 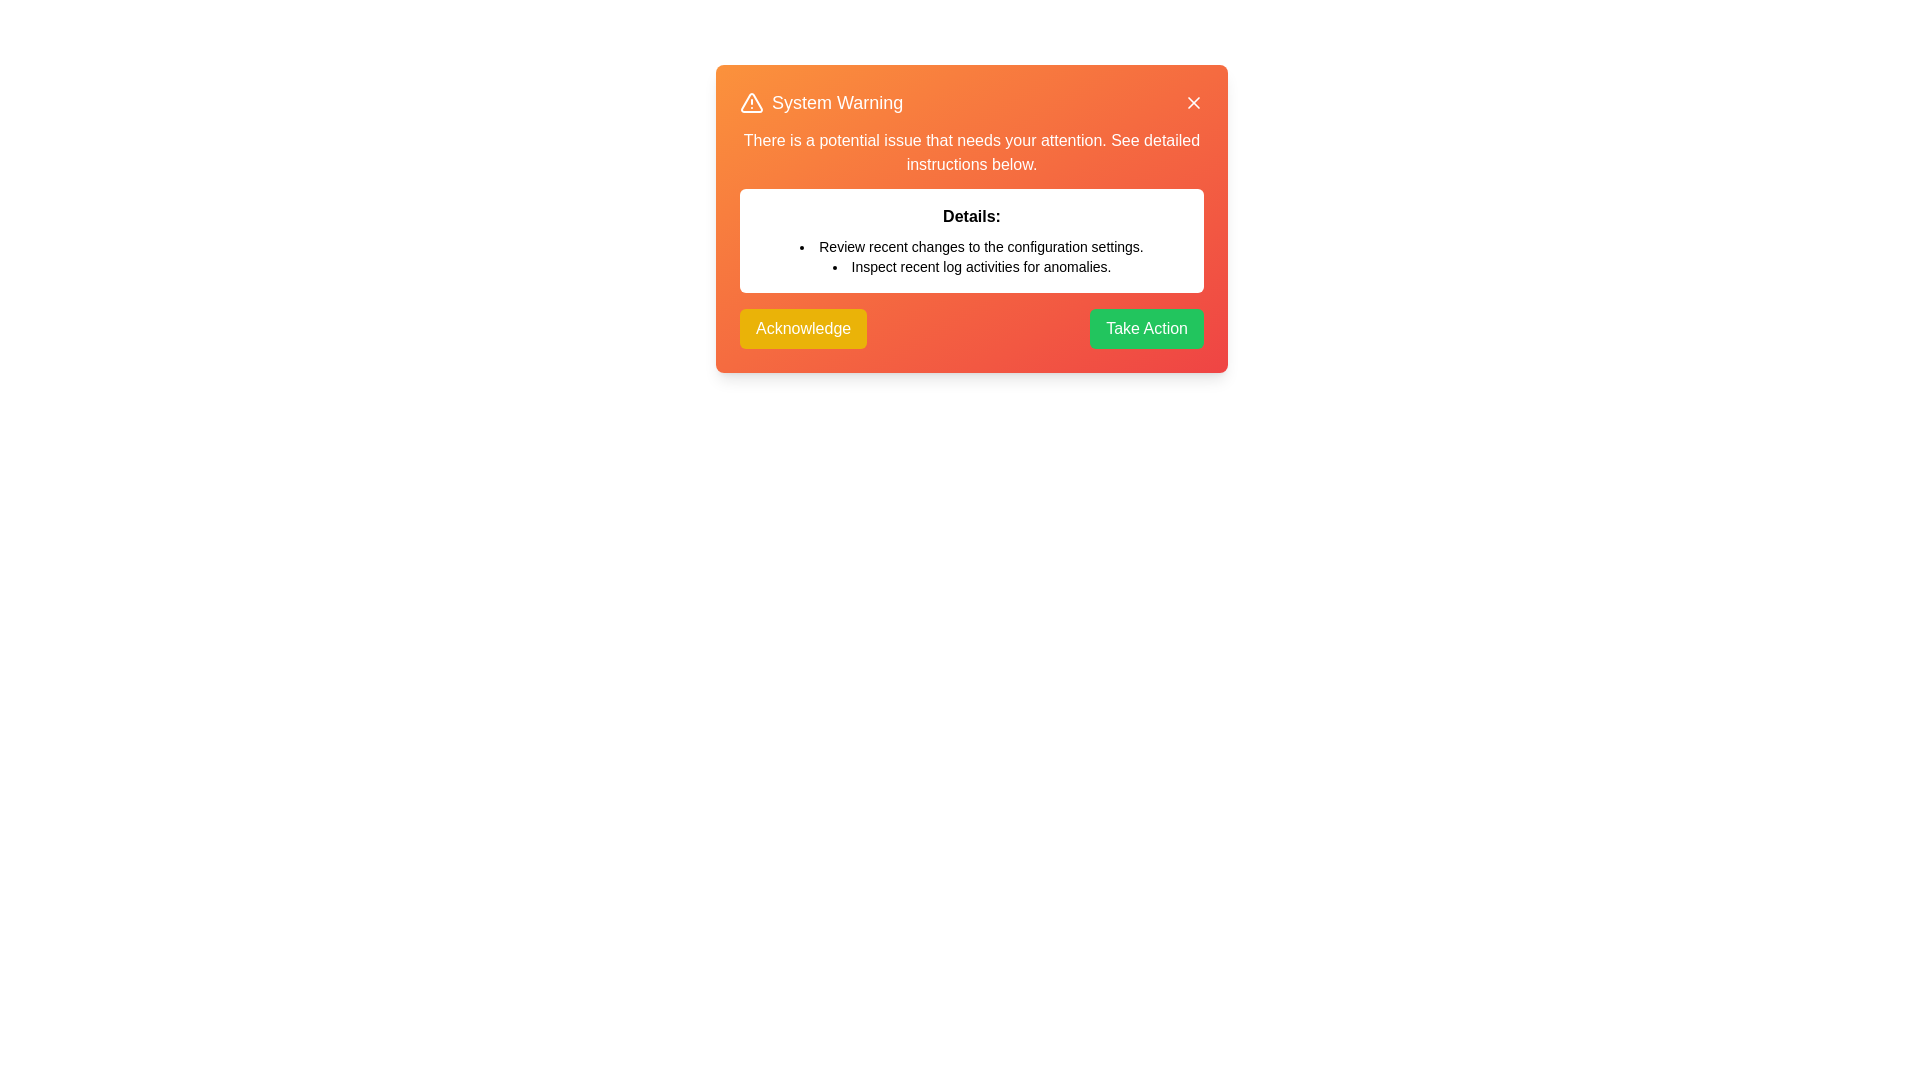 What do you see at coordinates (971, 152) in the screenshot?
I see `the text that reads 'There is a potential issue that needs your attention. See detailed instructions below.' which is displayed in white on an orange background, located beneath the title 'System Warning' in a modal dialog` at bounding box center [971, 152].